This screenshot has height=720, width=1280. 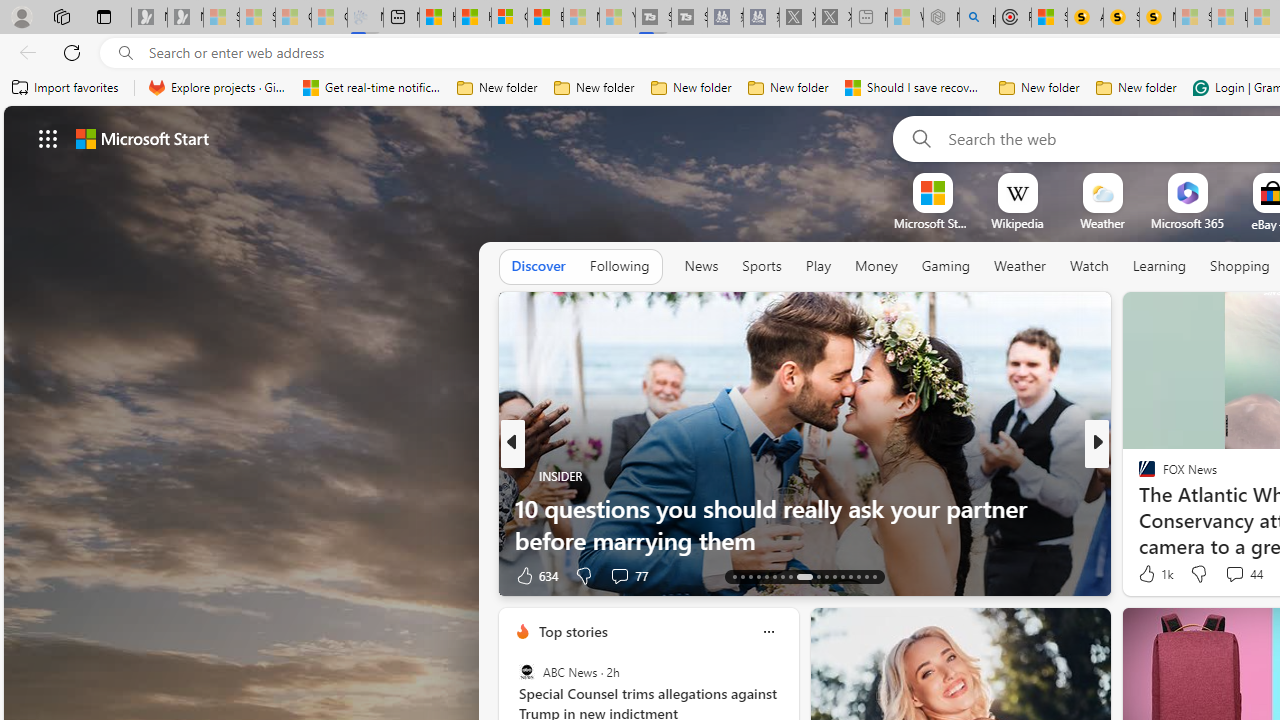 What do you see at coordinates (850, 577) in the screenshot?
I see `'AutomationID: tab-26'` at bounding box center [850, 577].